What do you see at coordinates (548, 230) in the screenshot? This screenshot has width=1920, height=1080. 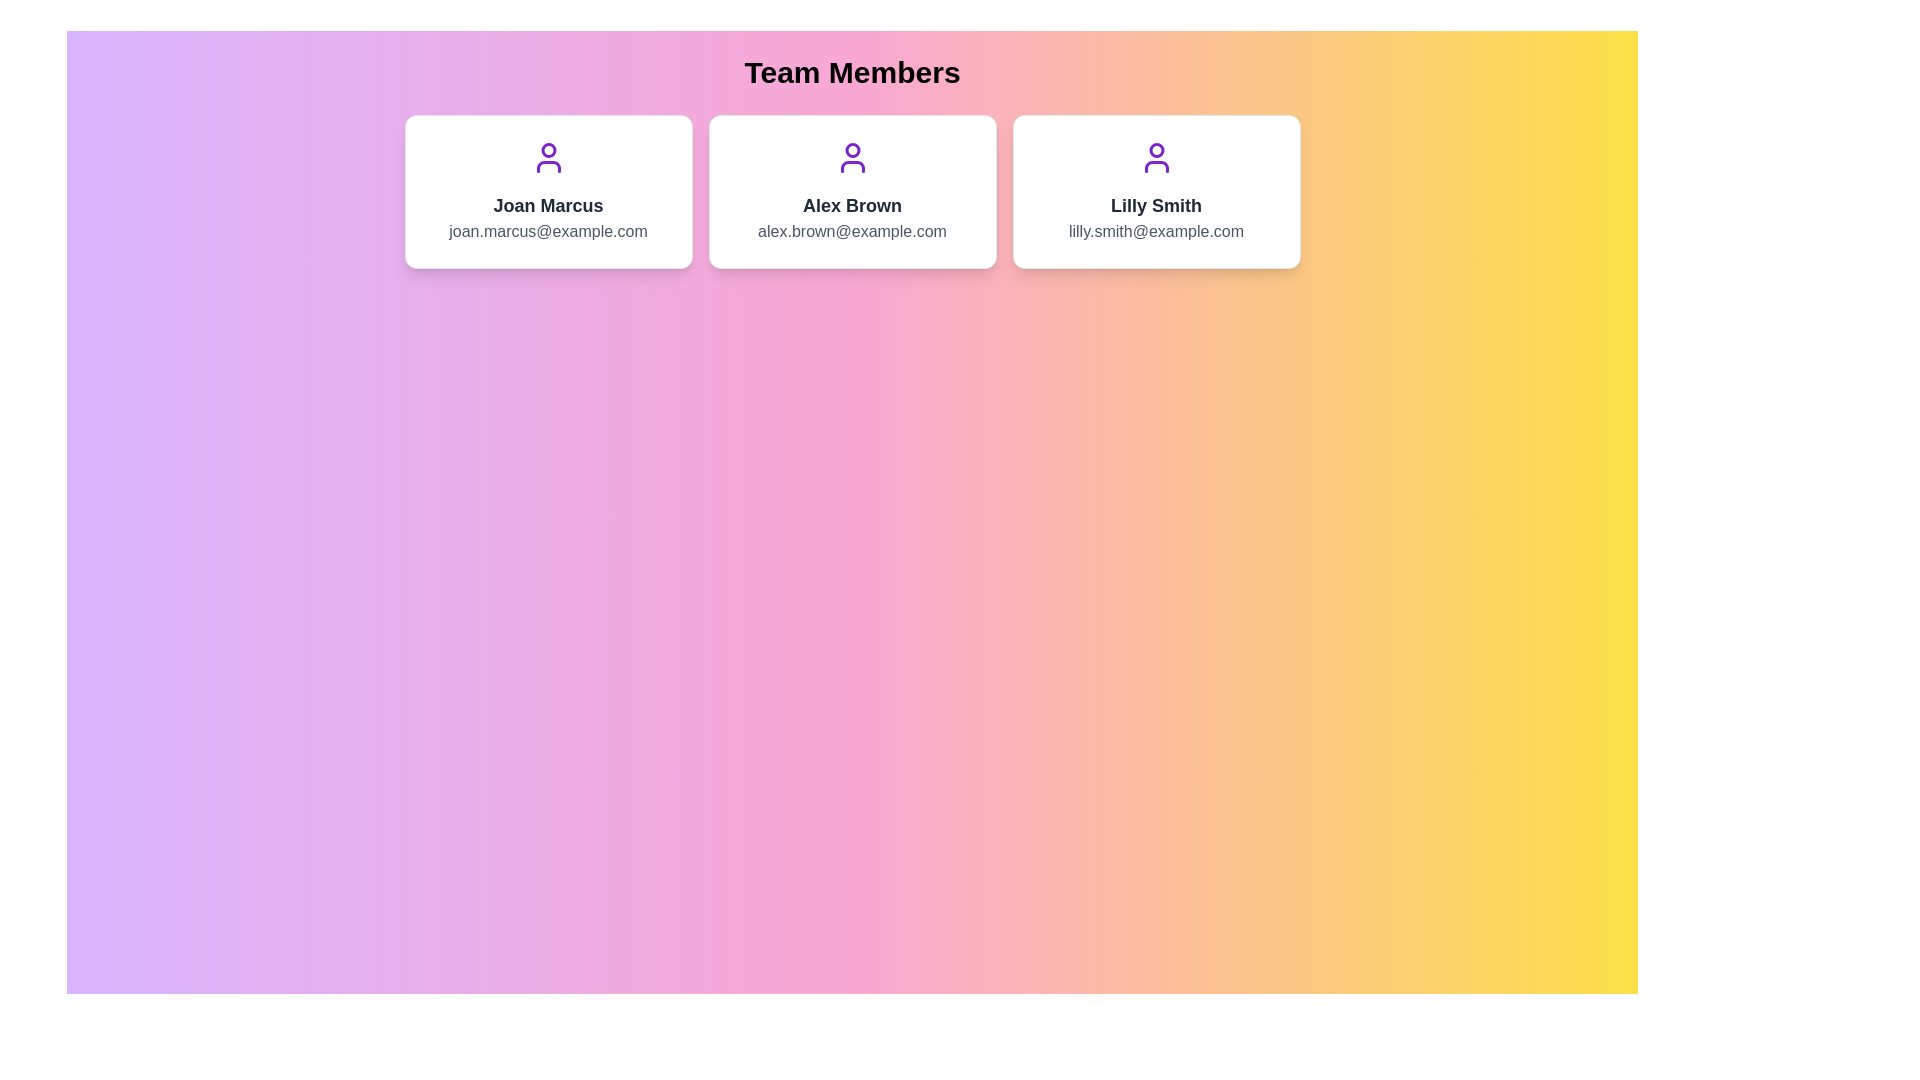 I see `the email address text of the team member, which is located below the 'Joan Marcus' text in the 'Team Members' section` at bounding box center [548, 230].